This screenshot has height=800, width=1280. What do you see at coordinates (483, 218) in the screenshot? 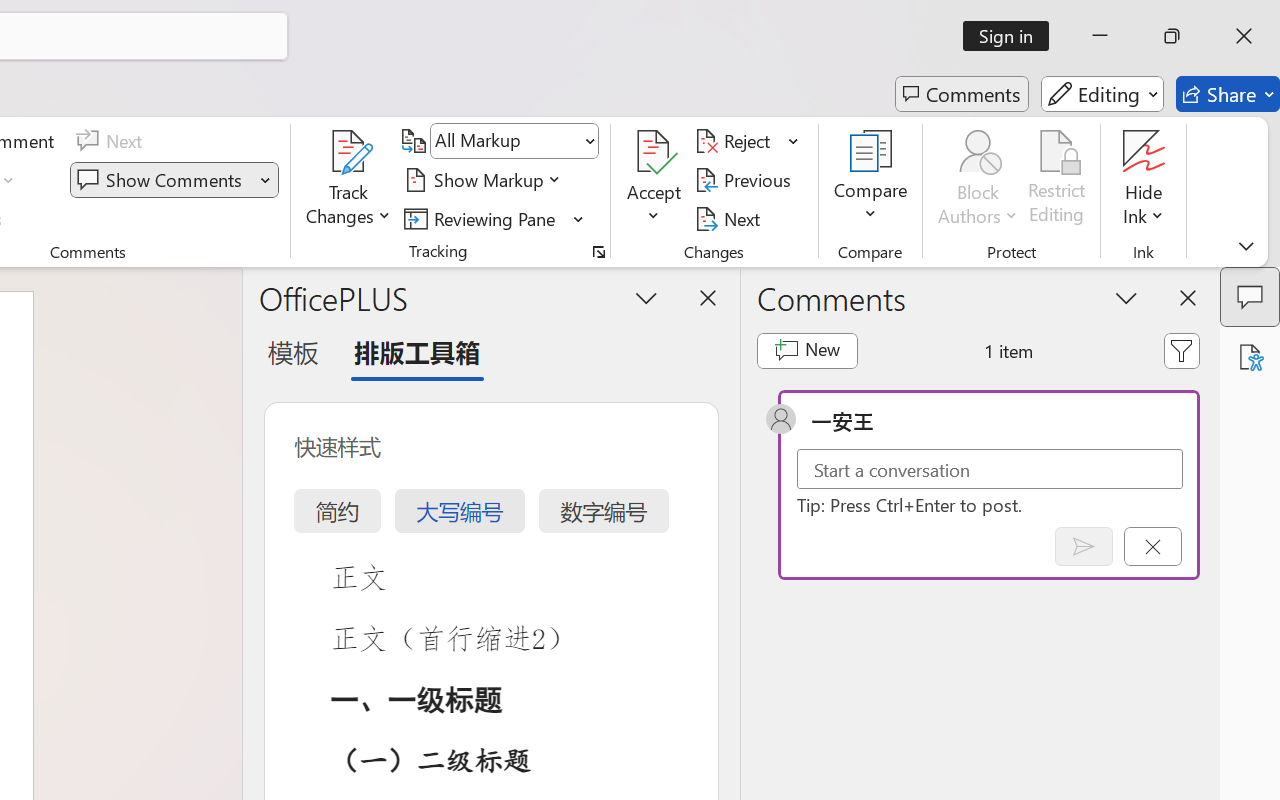
I see `'Reviewing Pane'` at bounding box center [483, 218].